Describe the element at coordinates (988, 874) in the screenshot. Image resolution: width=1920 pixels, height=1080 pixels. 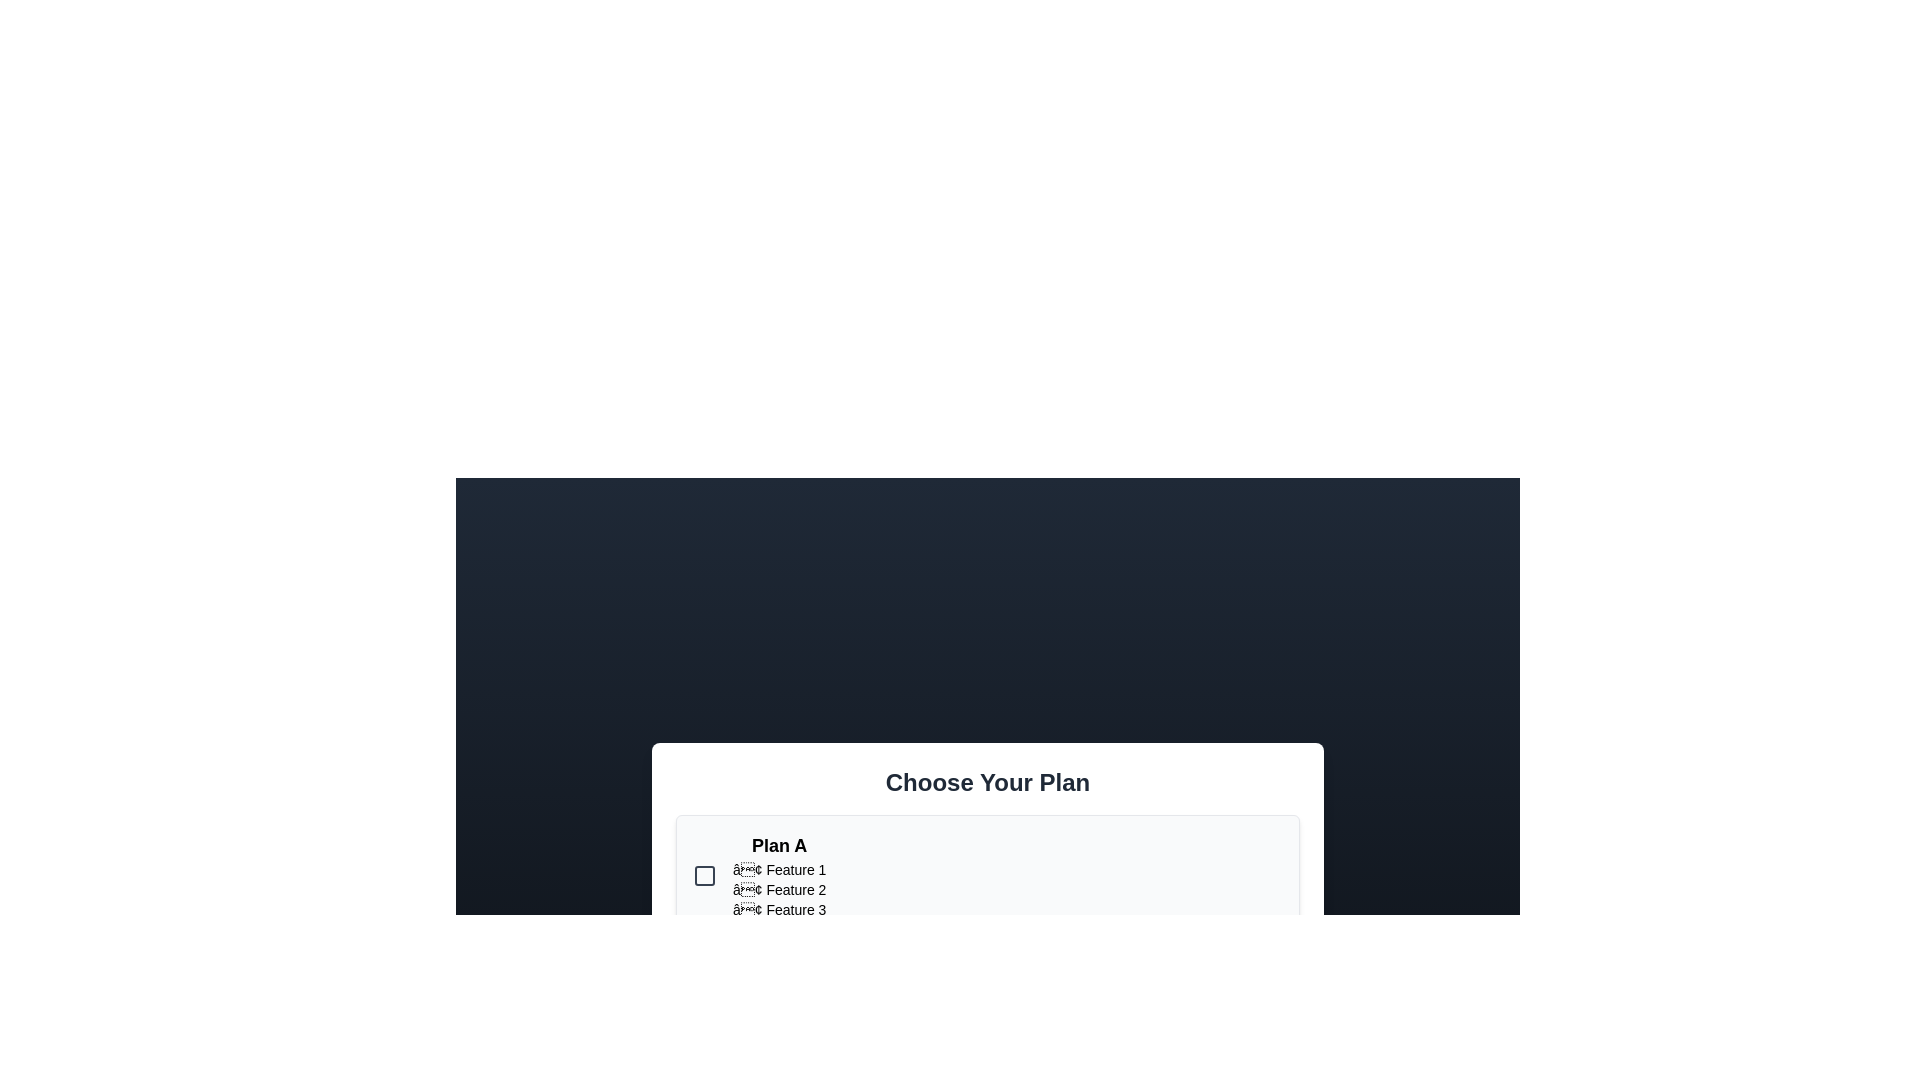
I see `the plan Plan A by clicking on its card` at that location.